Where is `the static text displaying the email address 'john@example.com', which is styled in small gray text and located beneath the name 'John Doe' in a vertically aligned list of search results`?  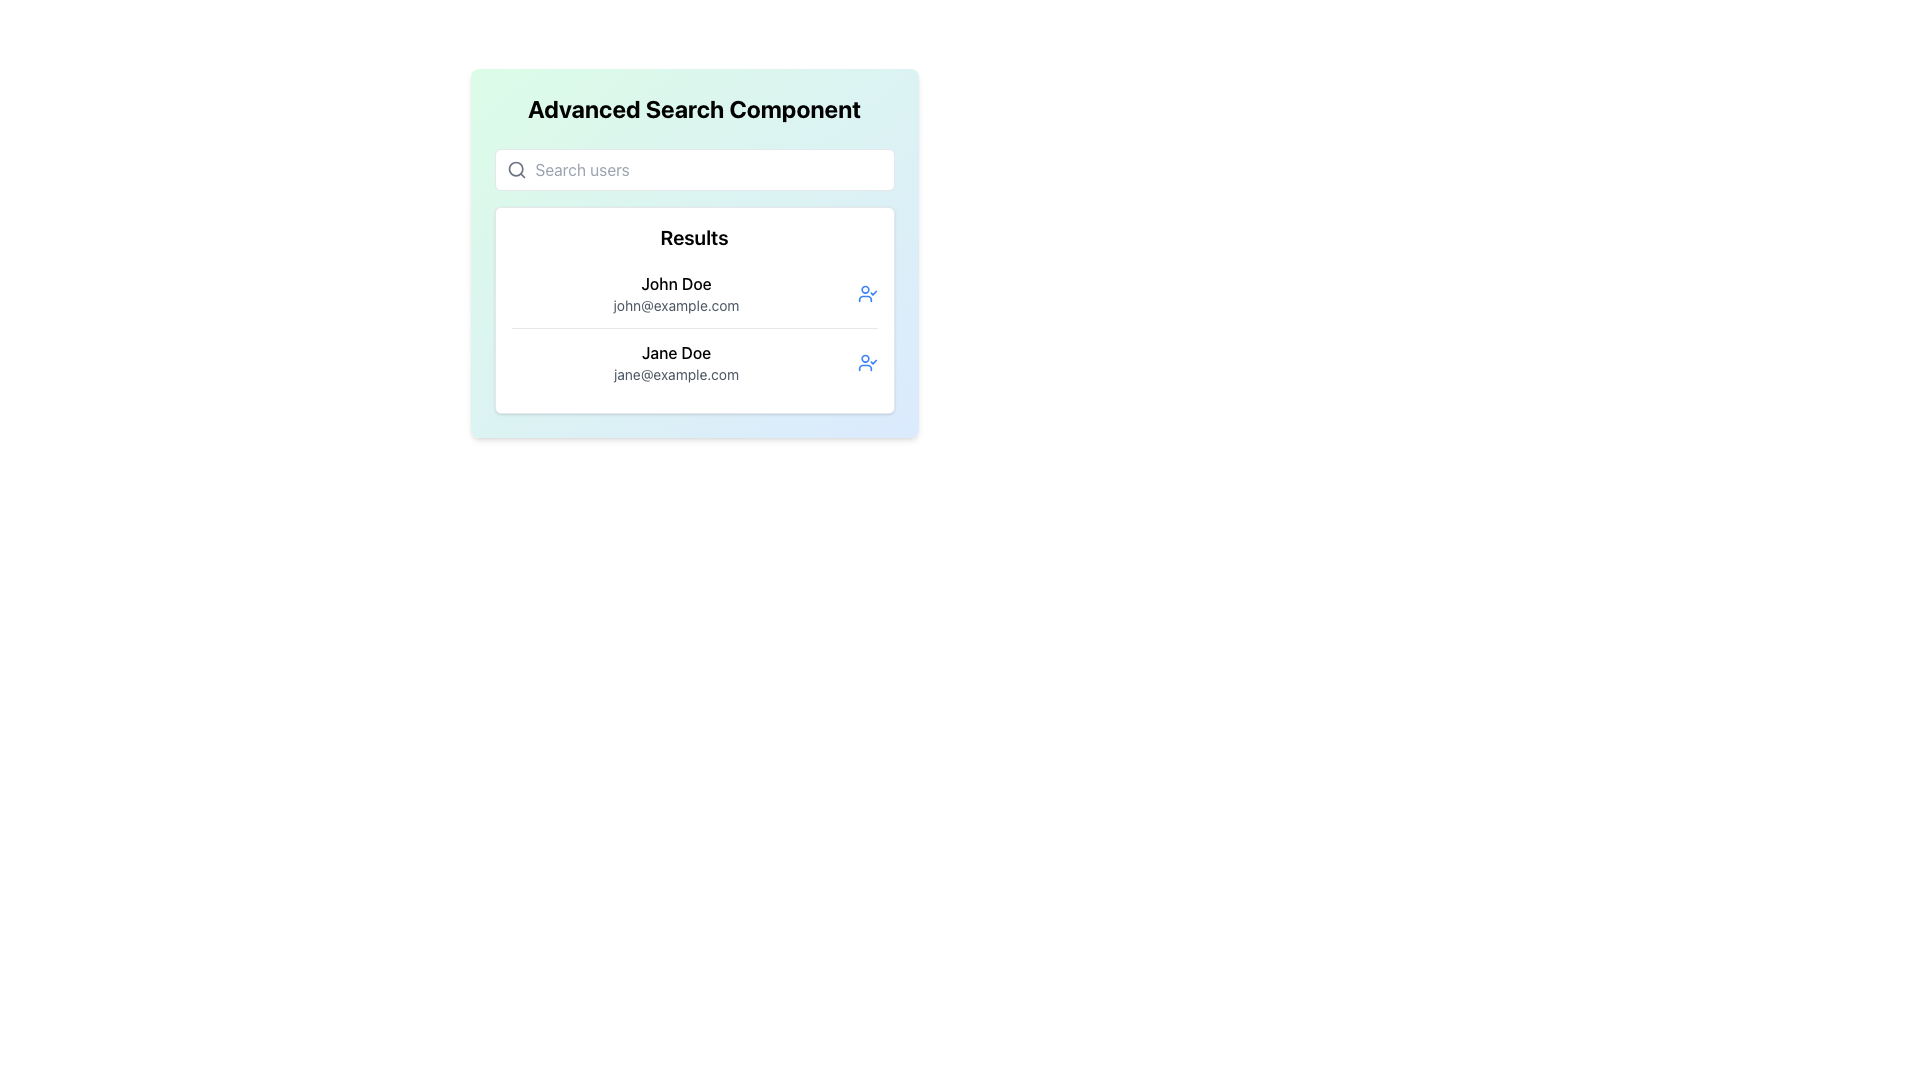 the static text displaying the email address 'john@example.com', which is styled in small gray text and located beneath the name 'John Doe' in a vertically aligned list of search results is located at coordinates (676, 305).